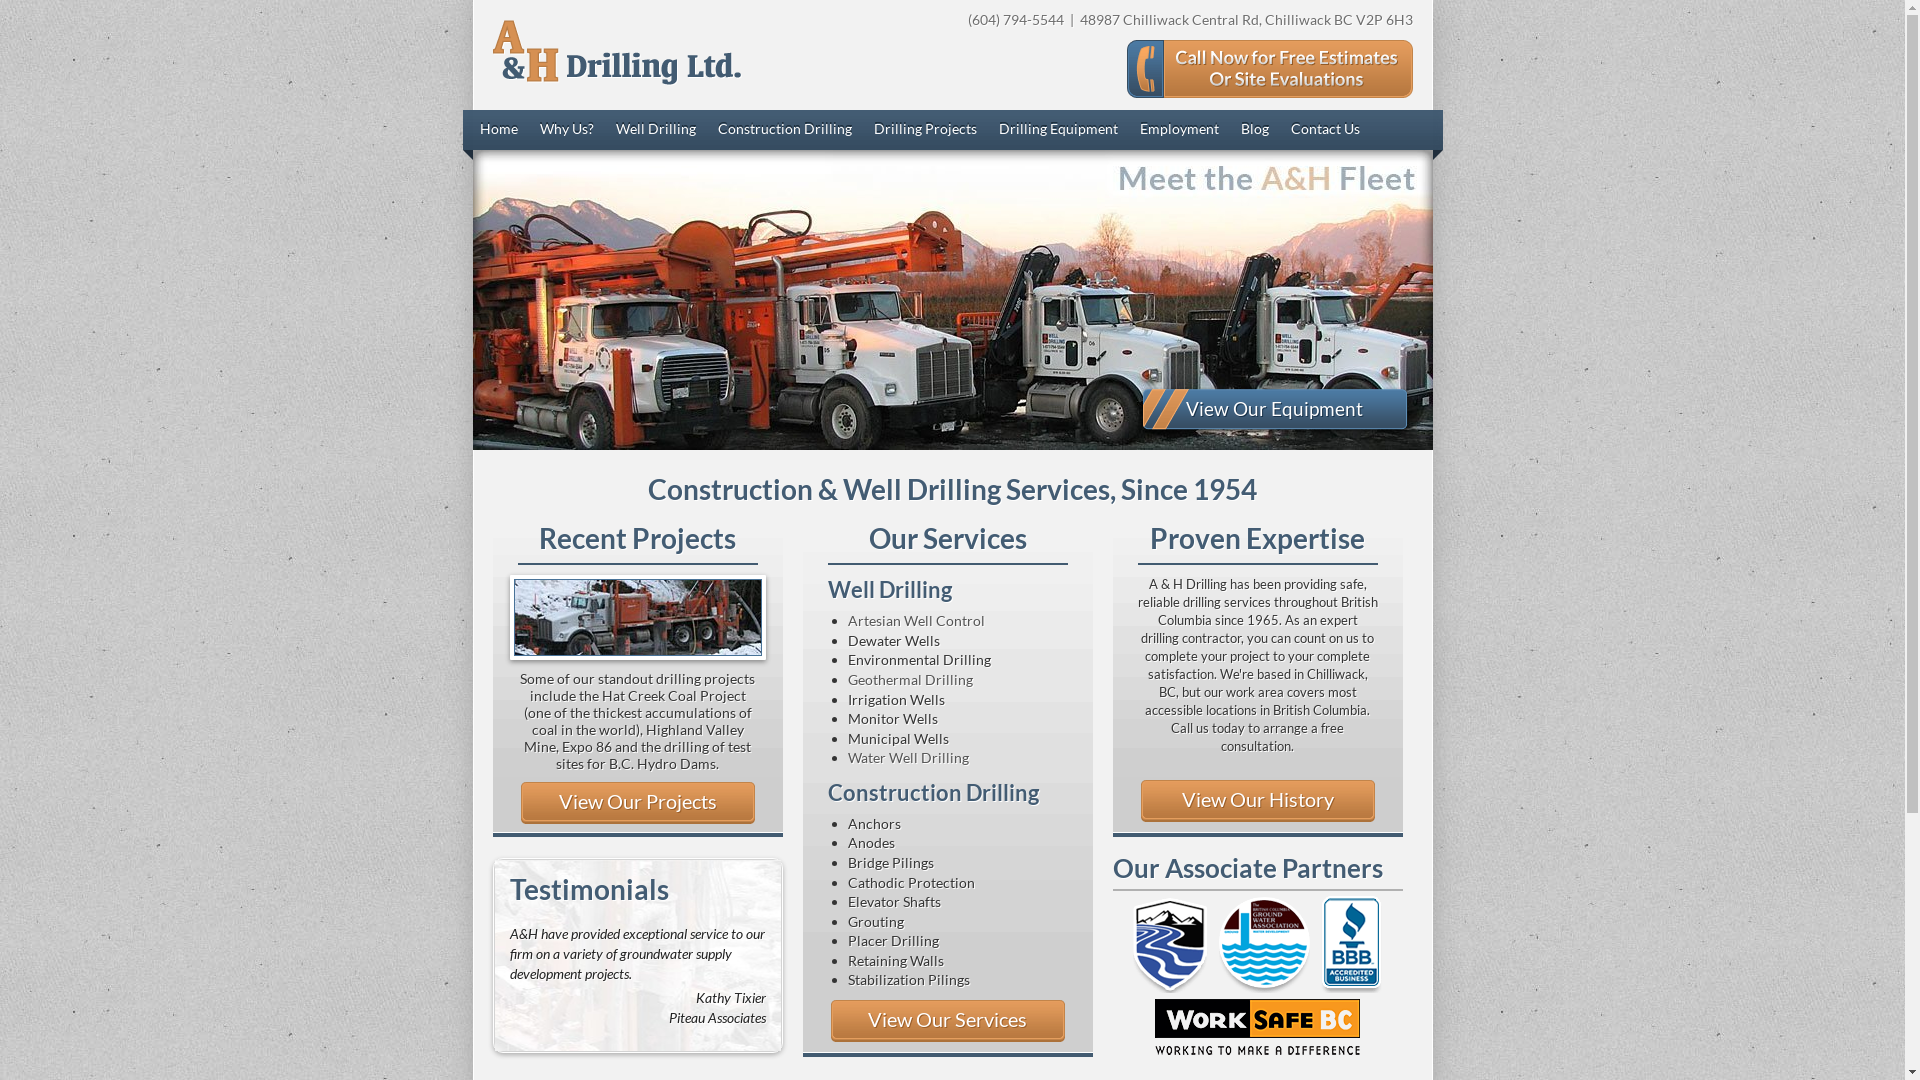 The width and height of the screenshot is (1920, 1080). Describe the element at coordinates (784, 130) in the screenshot. I see `'Construction Drilling'` at that location.